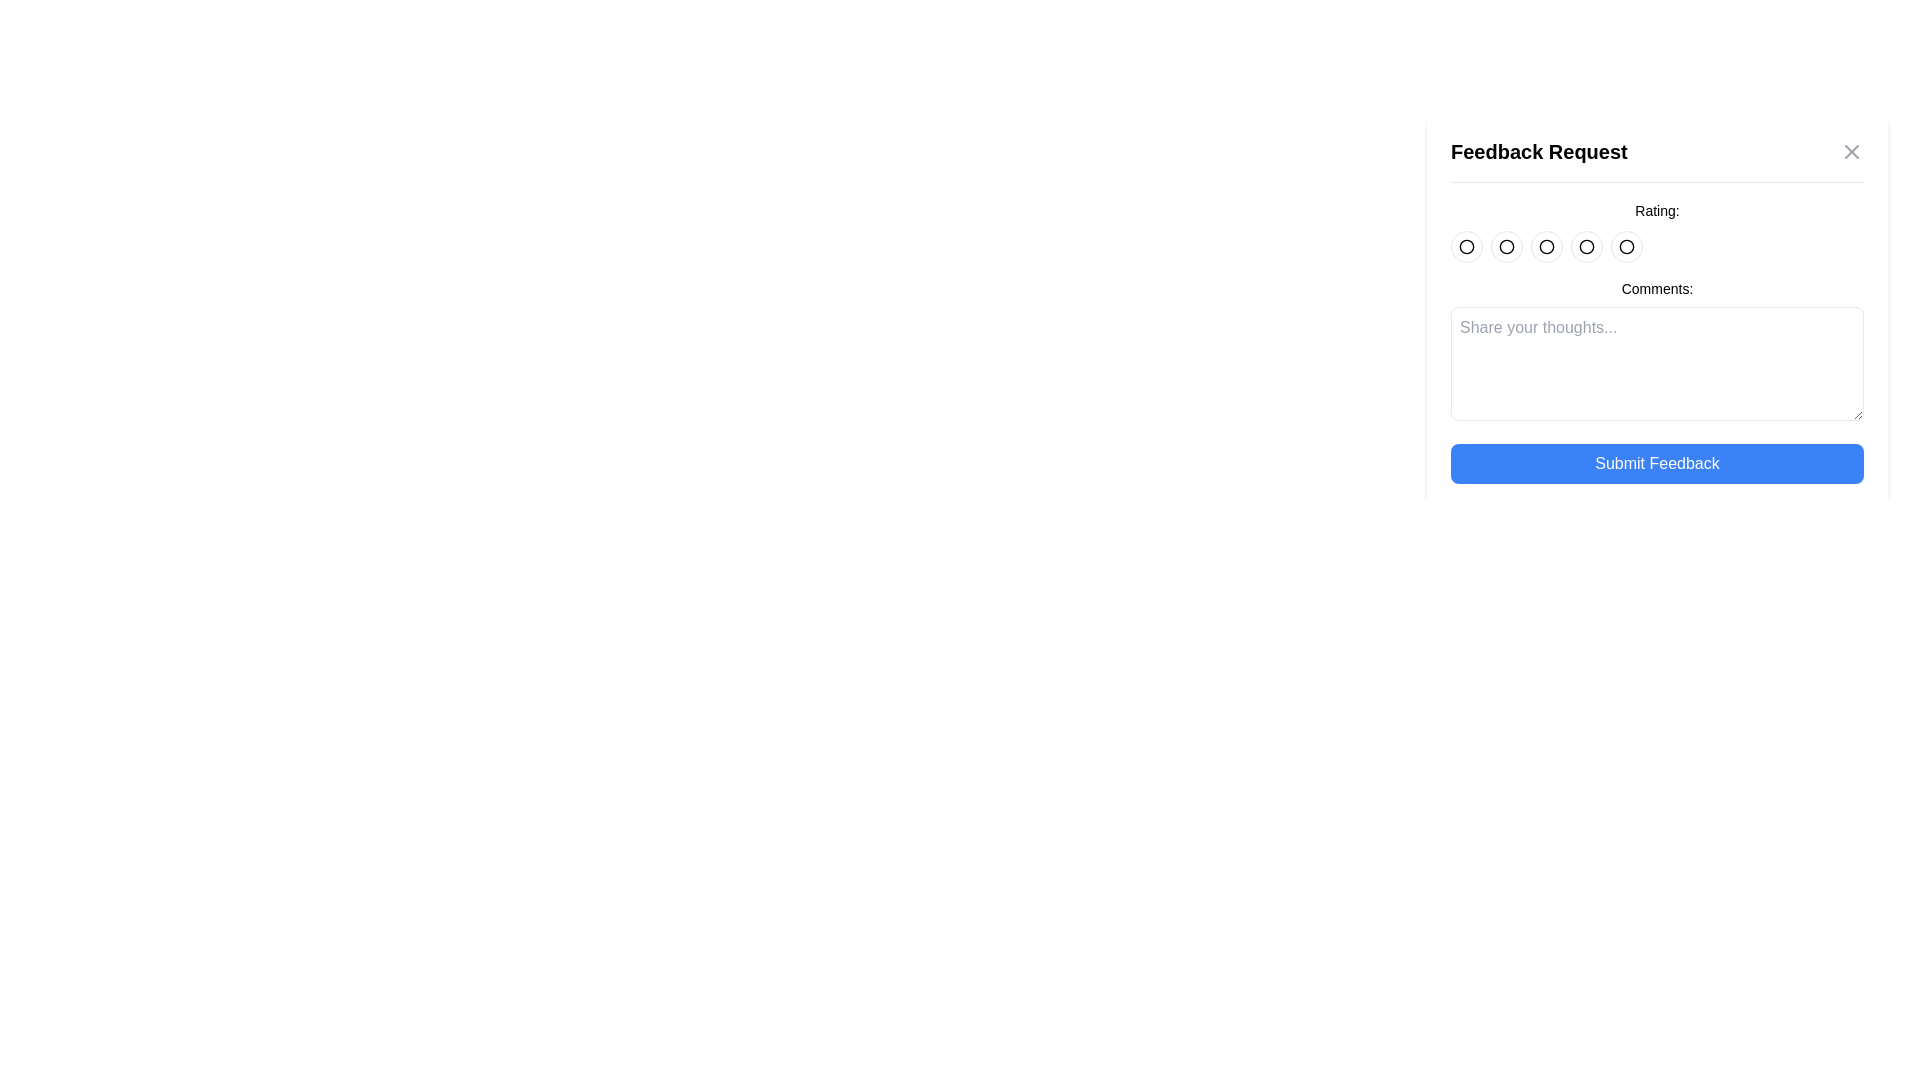 This screenshot has height=1080, width=1920. I want to click on the fourth radio button styled as an icon in the feedback rating interface, so click(1627, 245).